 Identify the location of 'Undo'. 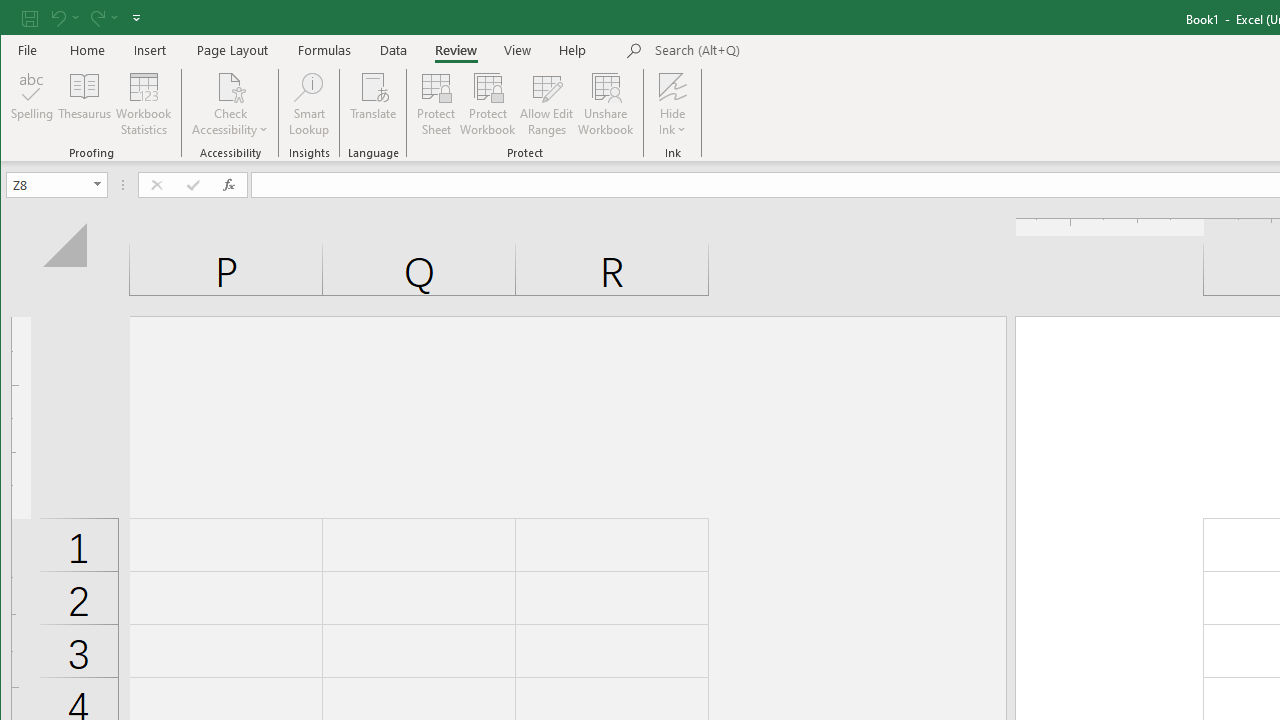
(57, 17).